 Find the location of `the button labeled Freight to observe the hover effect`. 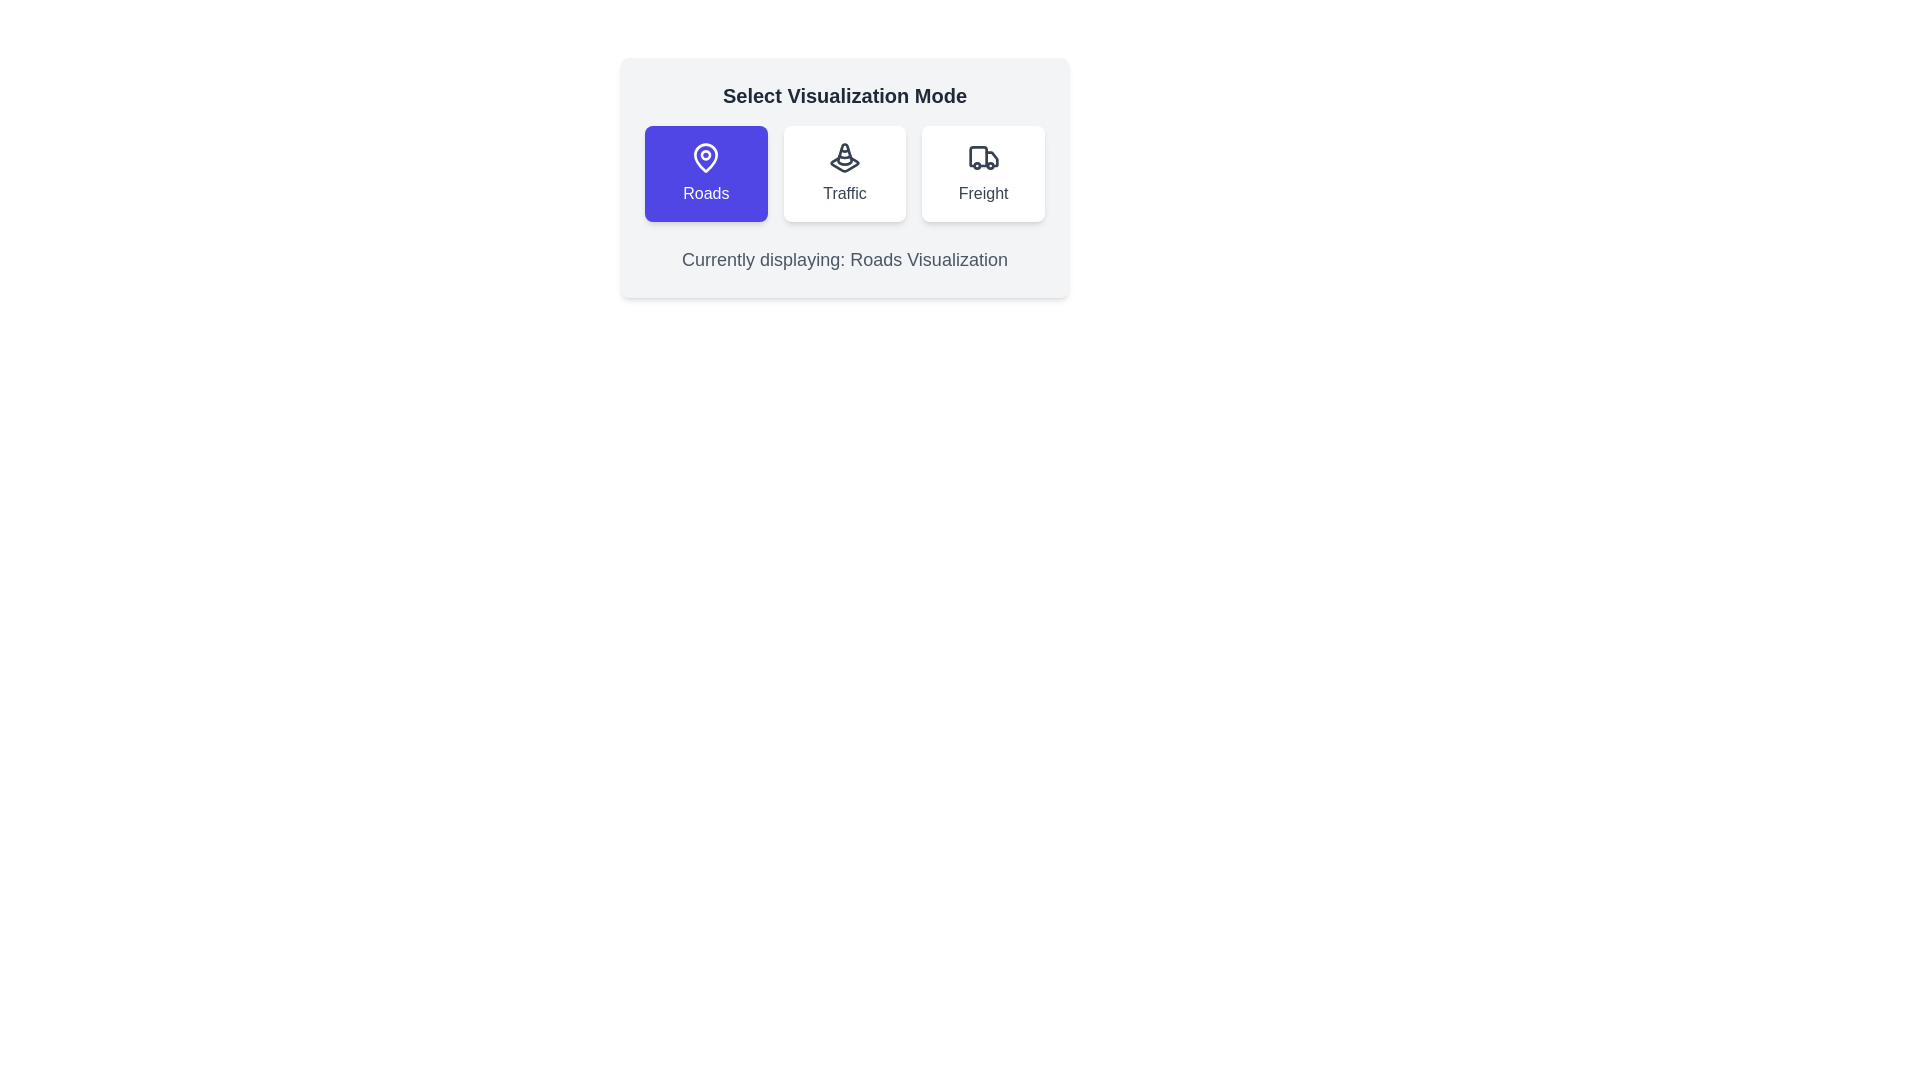

the button labeled Freight to observe the hover effect is located at coordinates (983, 172).